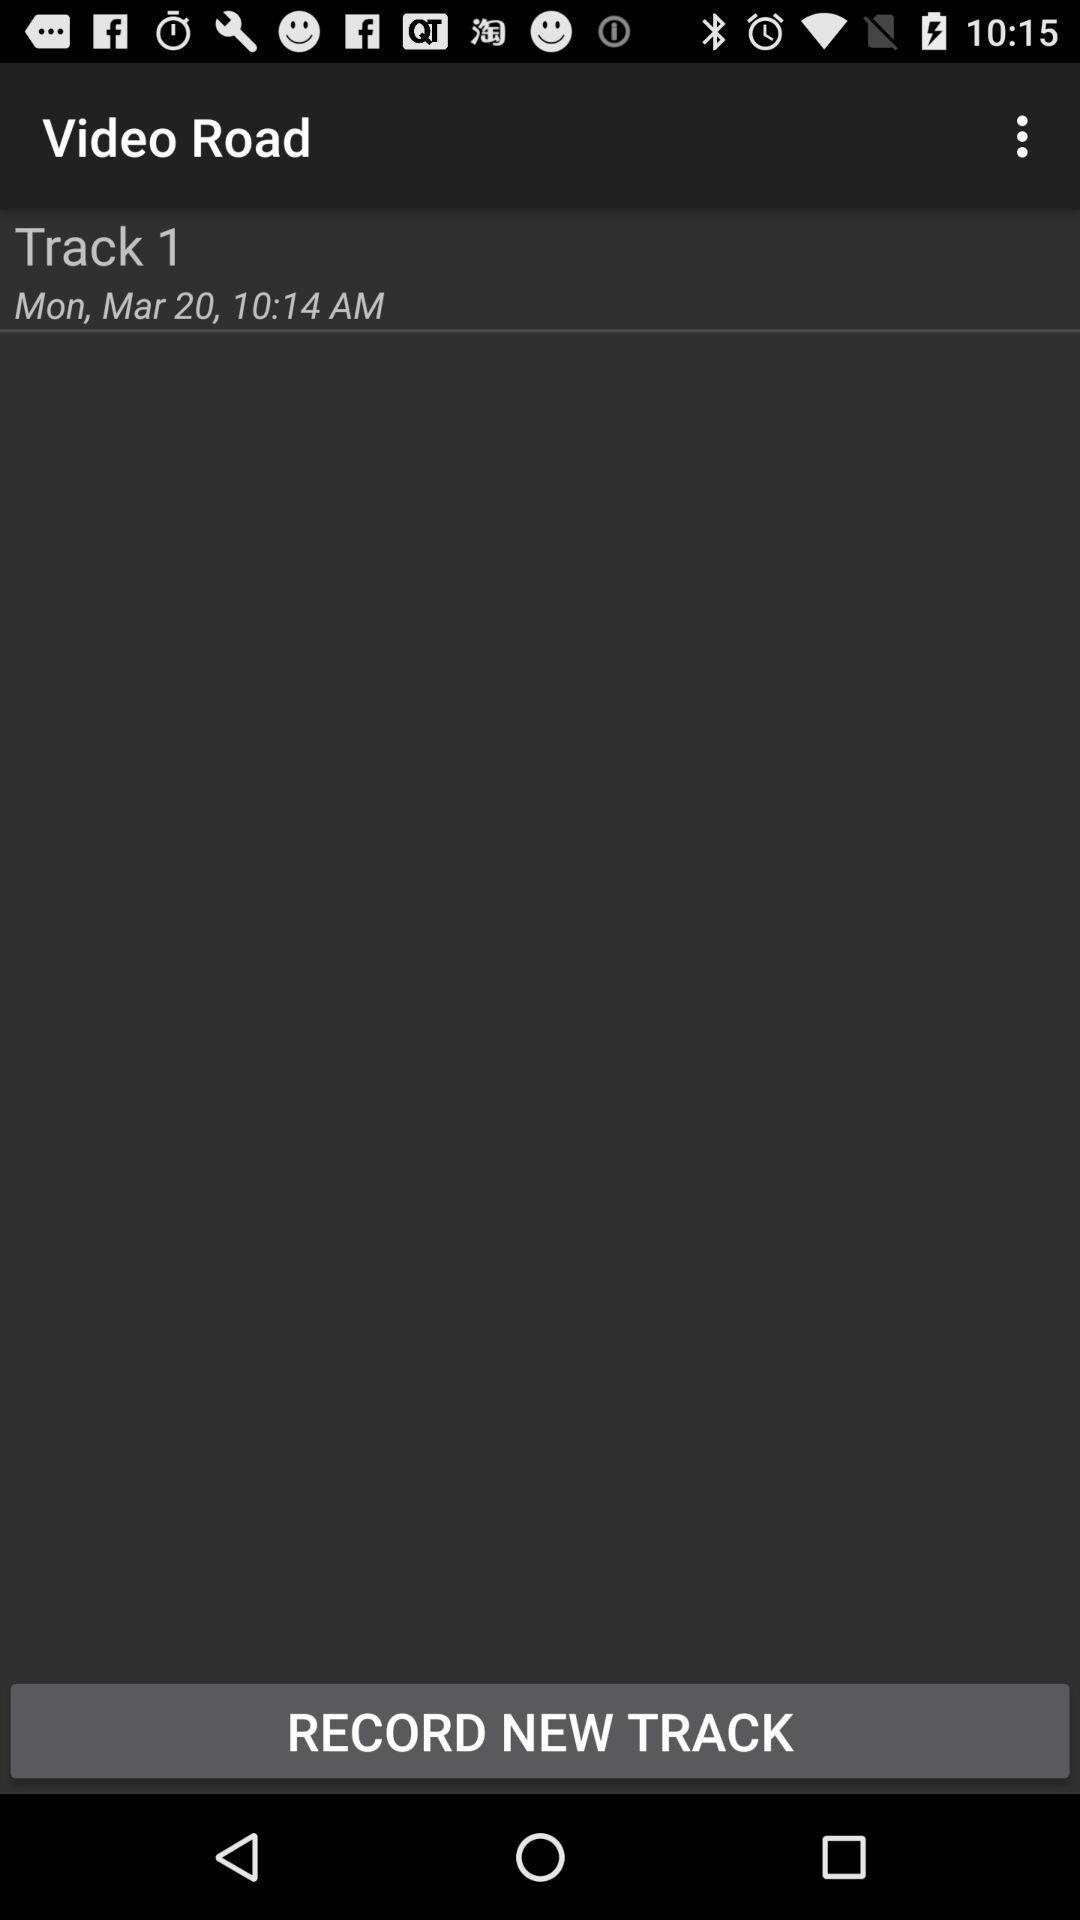 This screenshot has height=1920, width=1080. I want to click on the track 1 item, so click(99, 243).